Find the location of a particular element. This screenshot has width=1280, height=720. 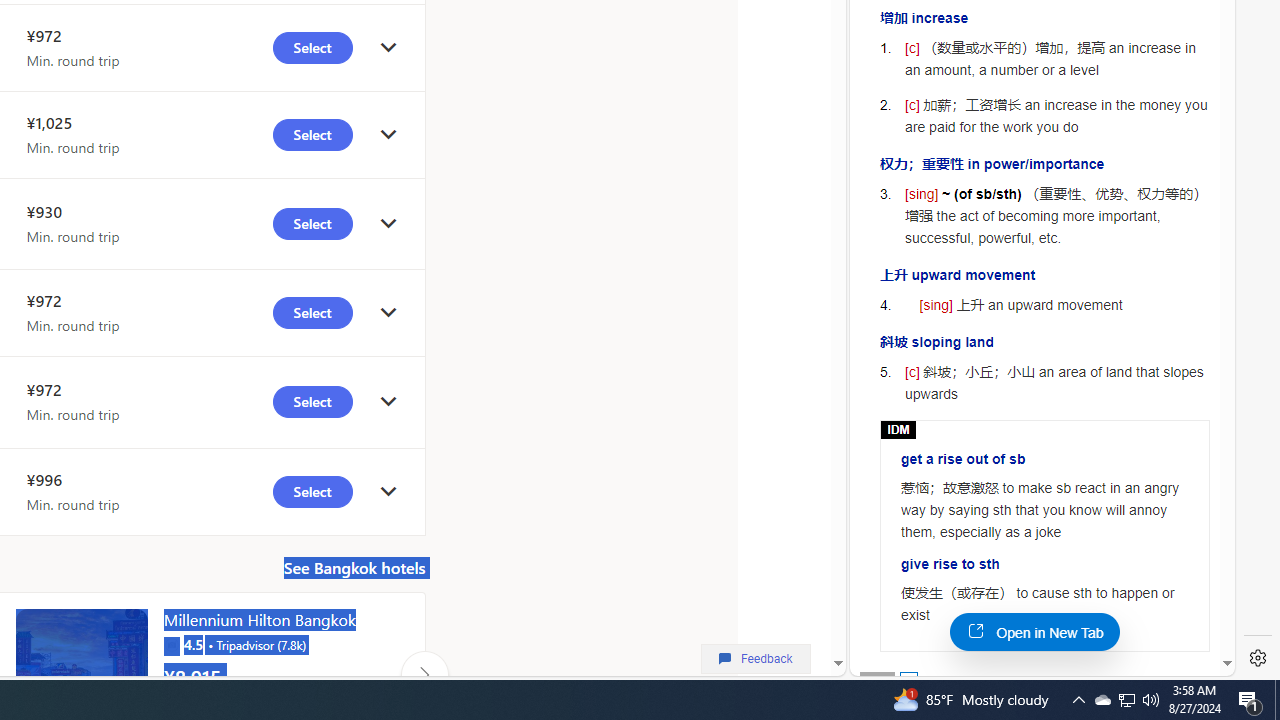

'AutomationID: posbtn_1' is located at coordinates (907, 679).